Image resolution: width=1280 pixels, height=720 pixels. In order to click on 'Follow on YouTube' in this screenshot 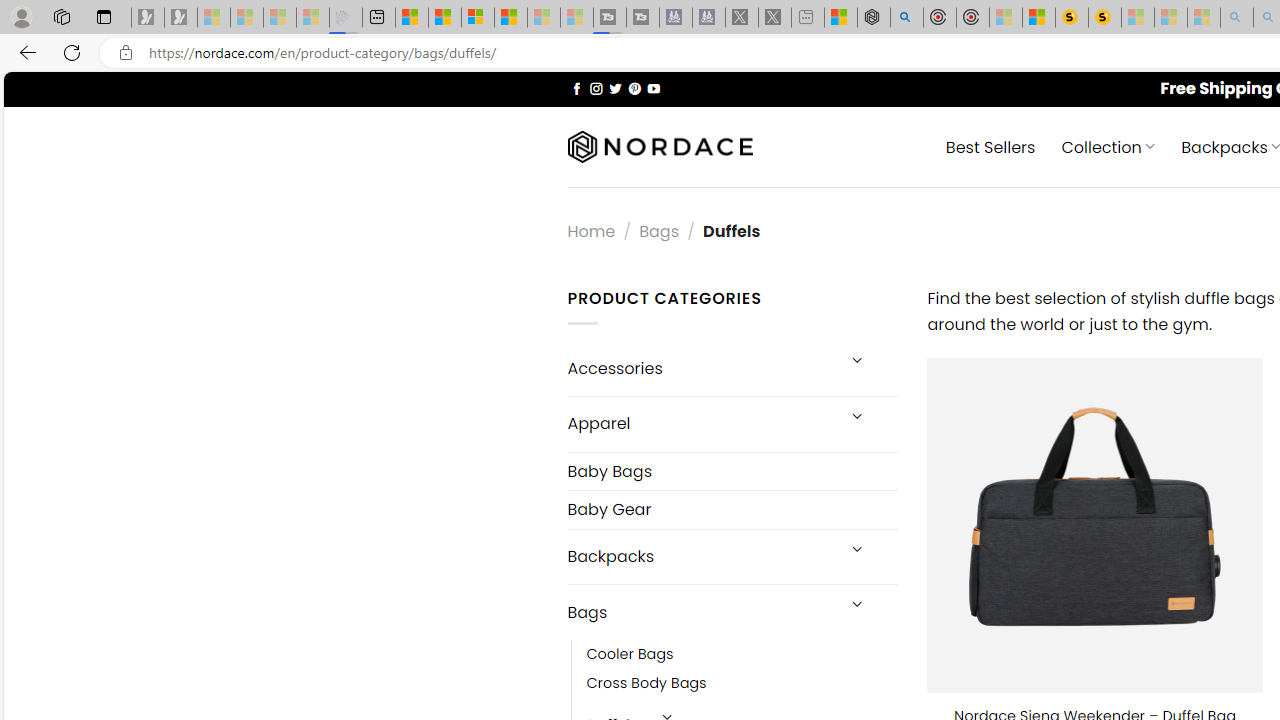, I will do `click(653, 87)`.